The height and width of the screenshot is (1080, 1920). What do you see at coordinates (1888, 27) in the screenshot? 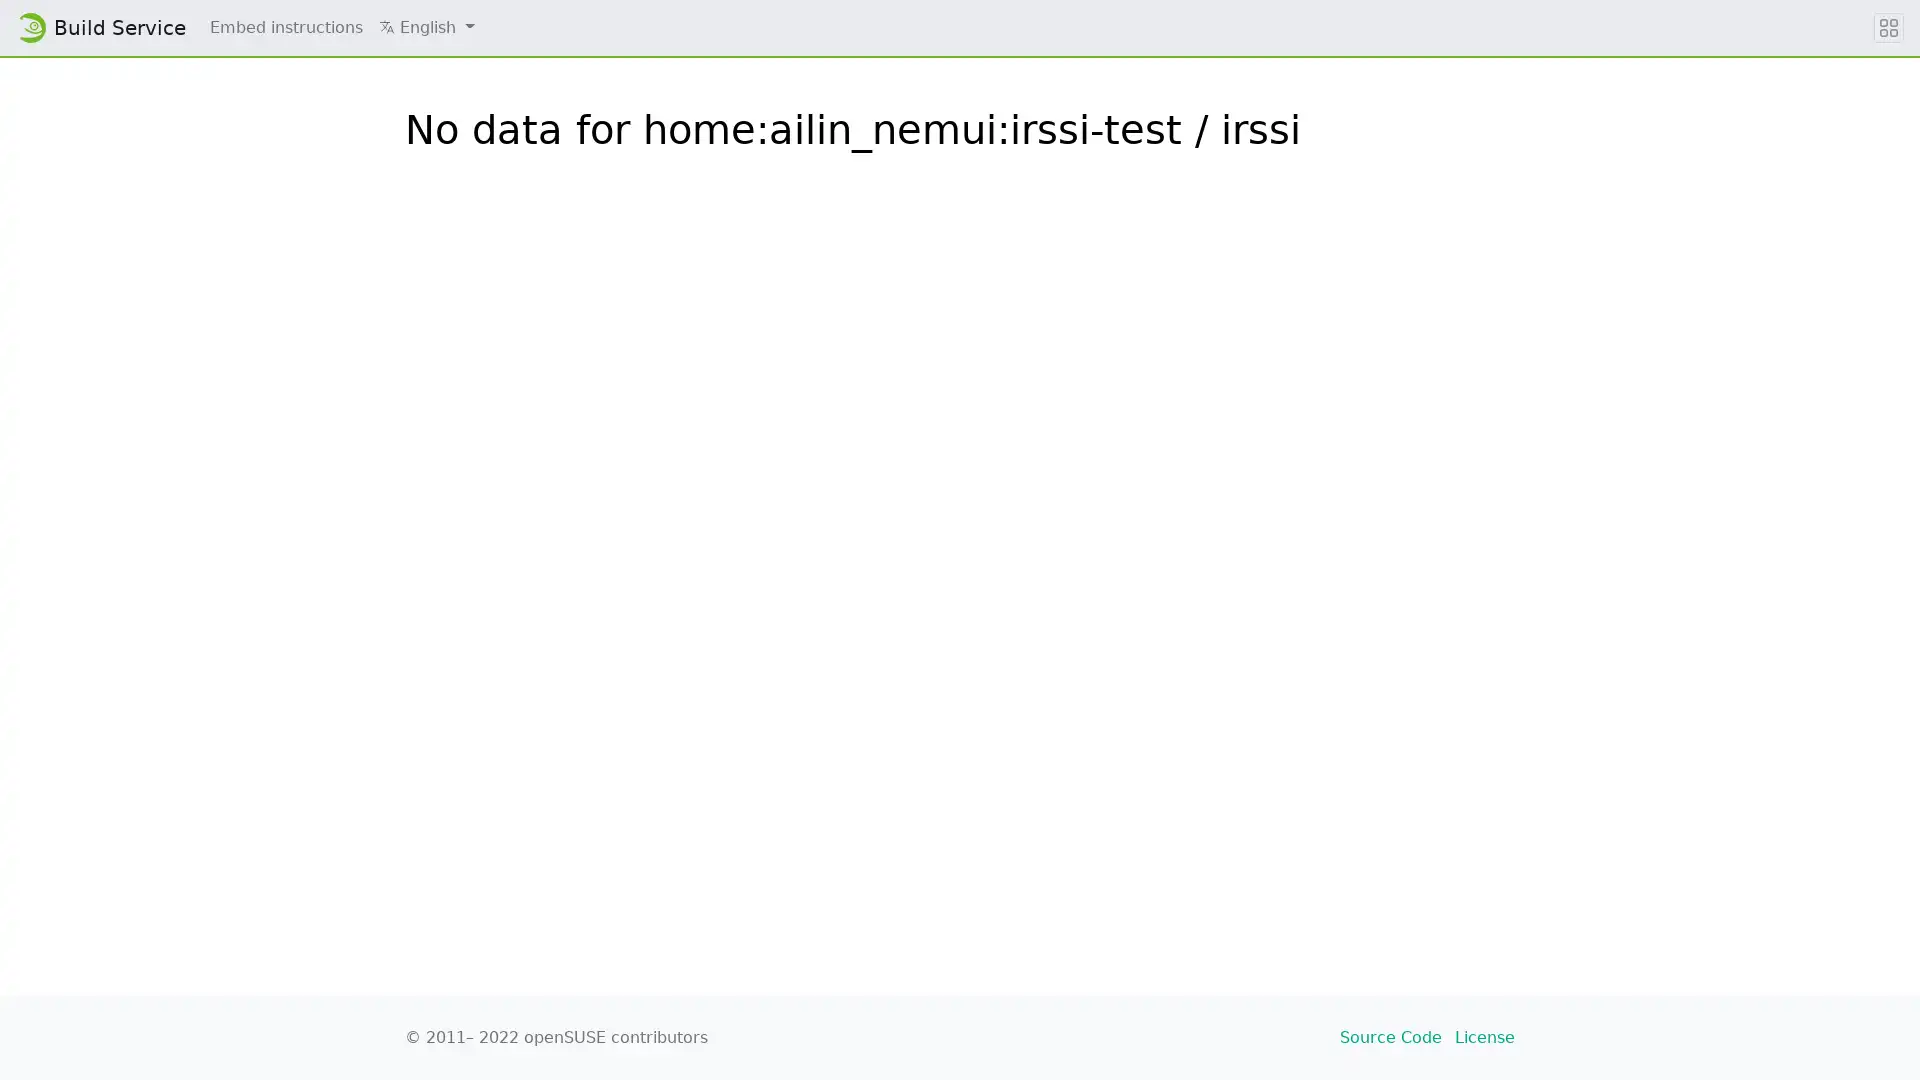
I see `title` at bounding box center [1888, 27].